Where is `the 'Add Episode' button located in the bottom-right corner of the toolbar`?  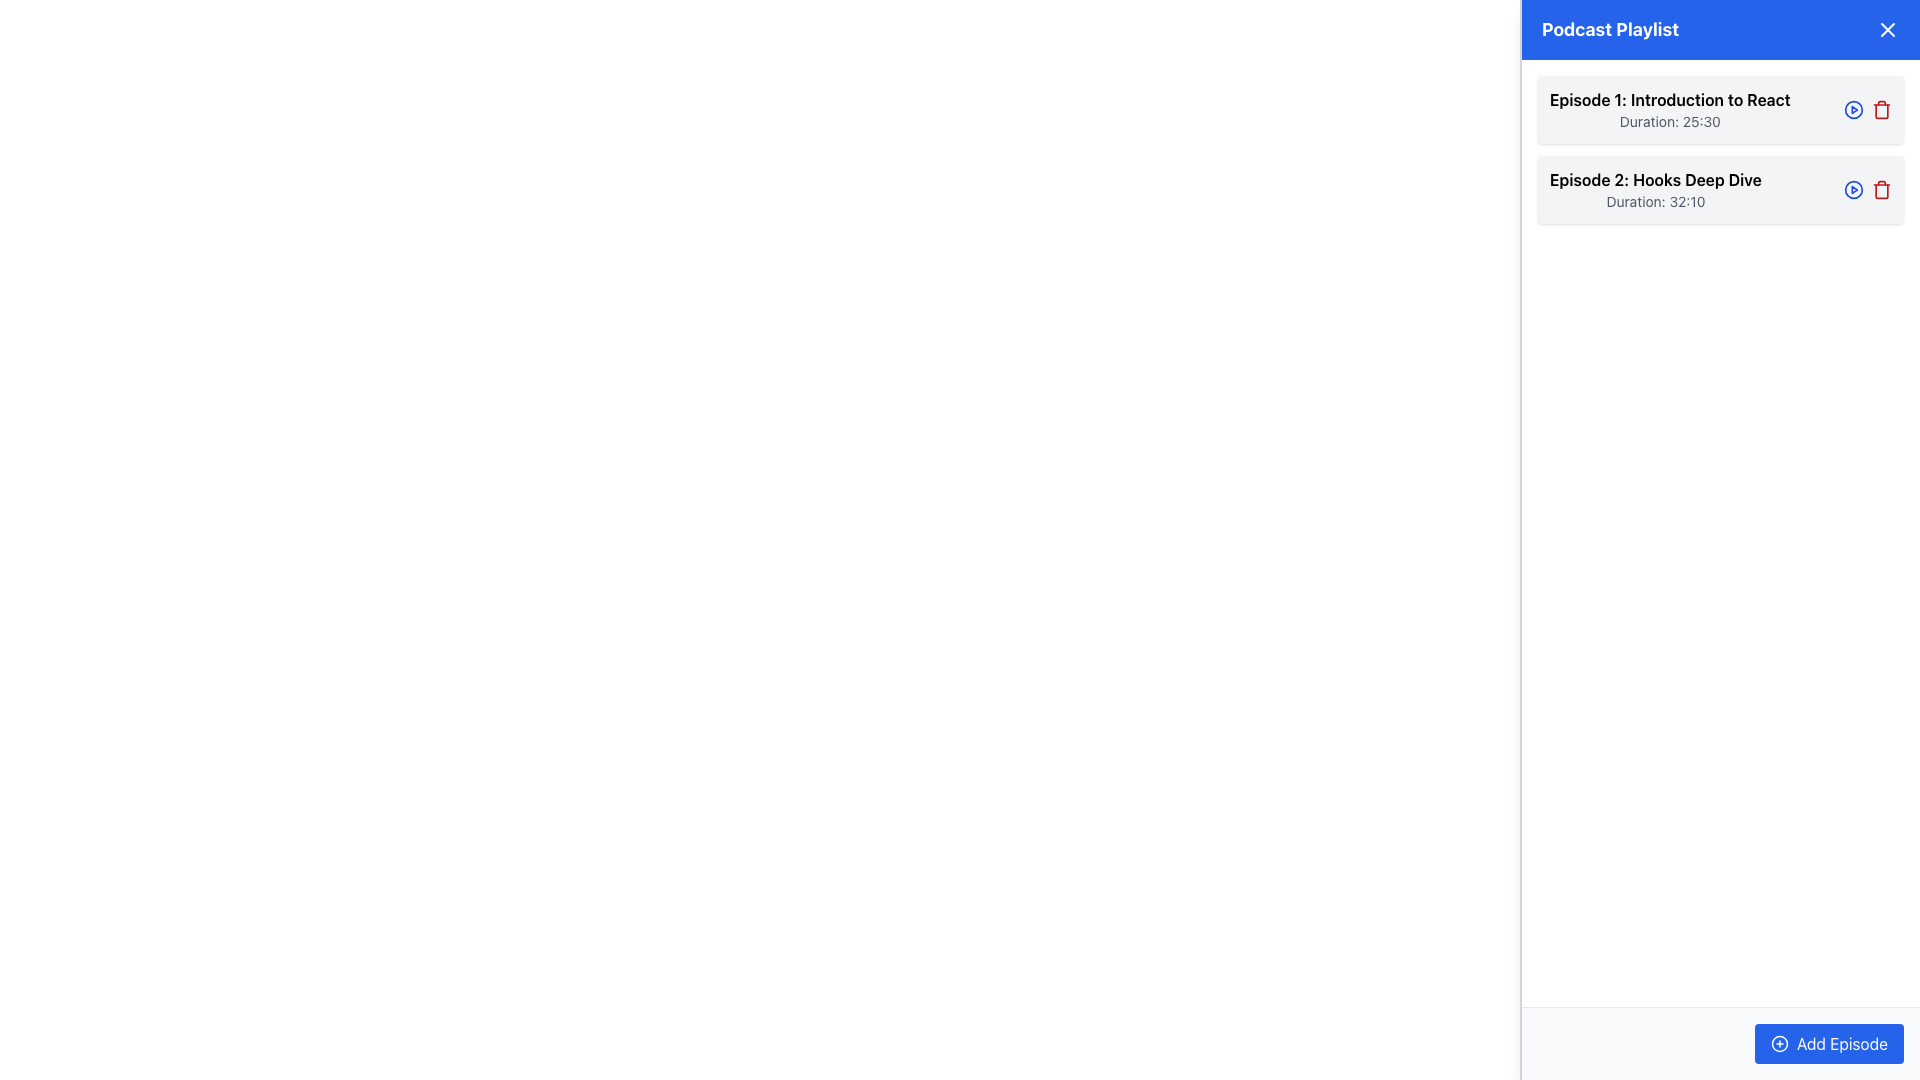 the 'Add Episode' button located in the bottom-right corner of the toolbar is located at coordinates (1829, 1043).